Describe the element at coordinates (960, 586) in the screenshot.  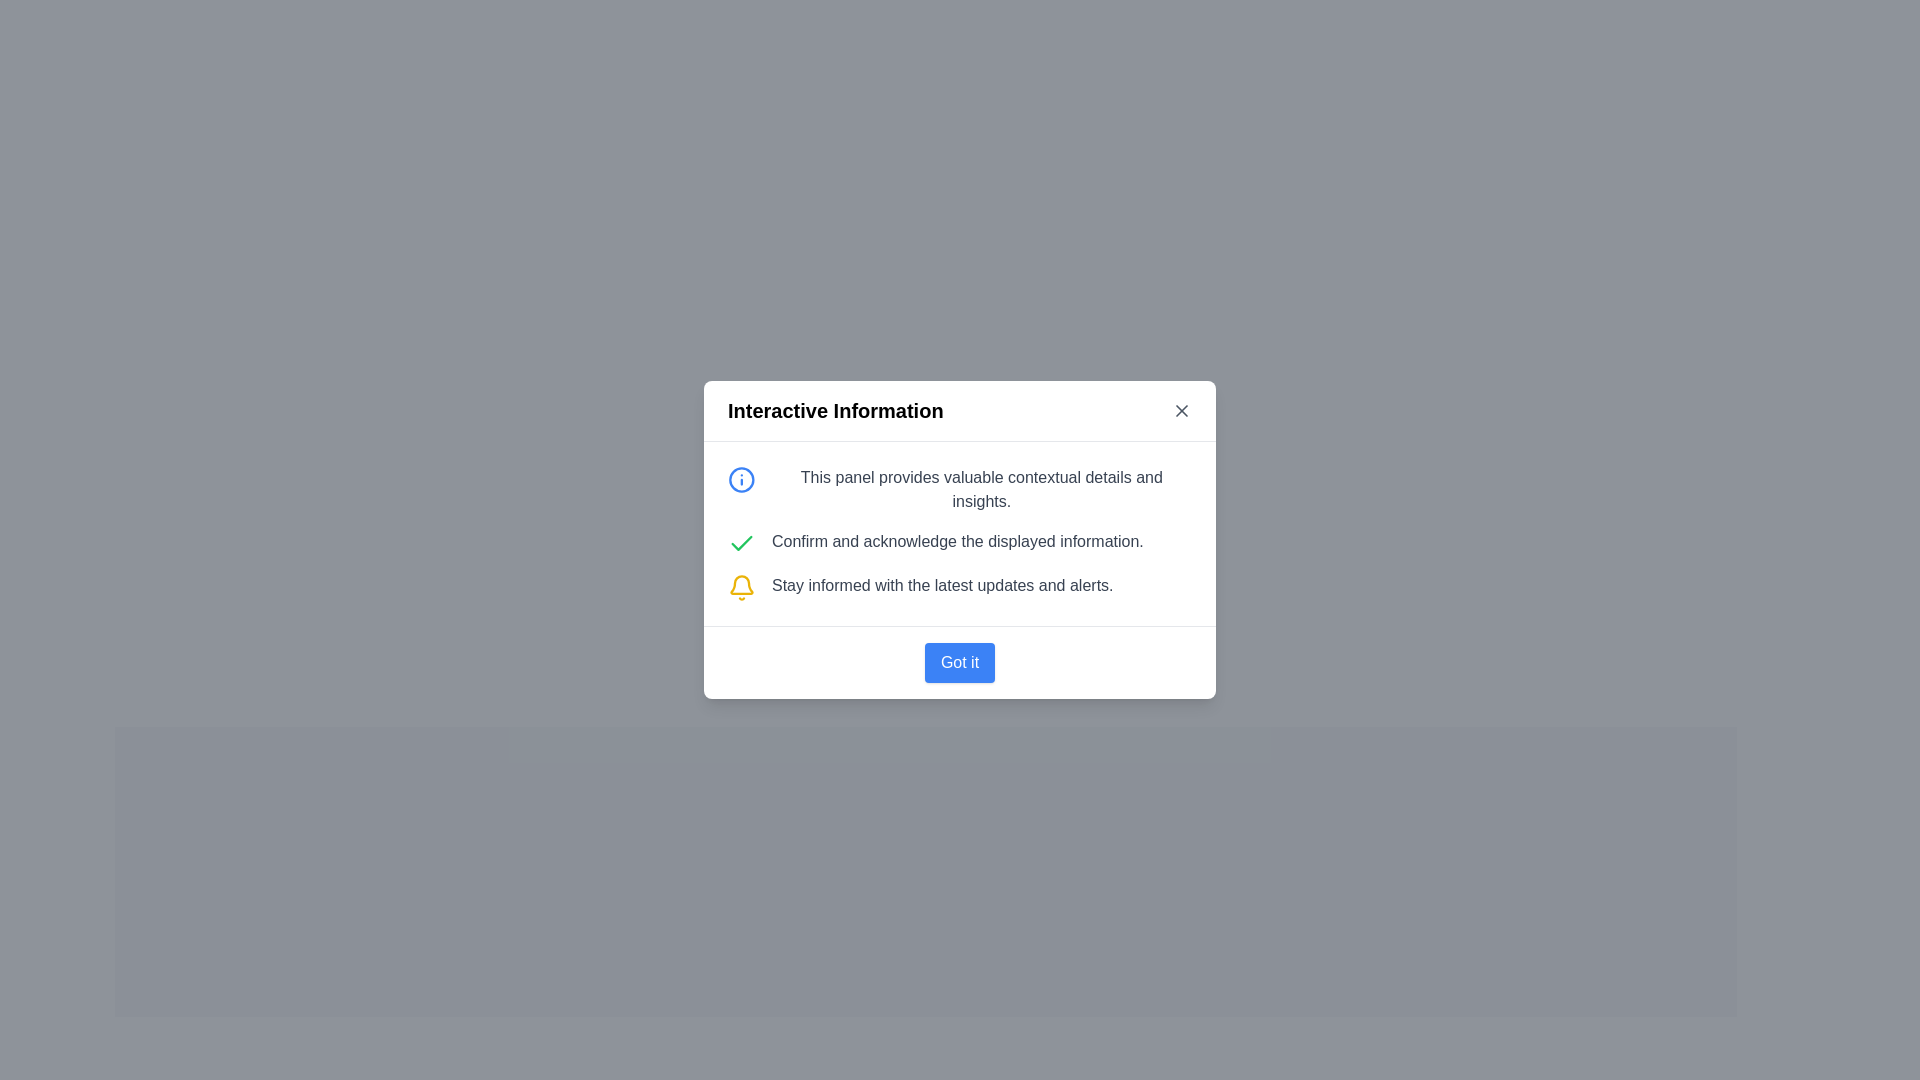
I see `informative text block containing the yellow bell icon and the message 'Stay informed with the latest updates and alerts.' located at the bottom of the displayed panel` at that location.